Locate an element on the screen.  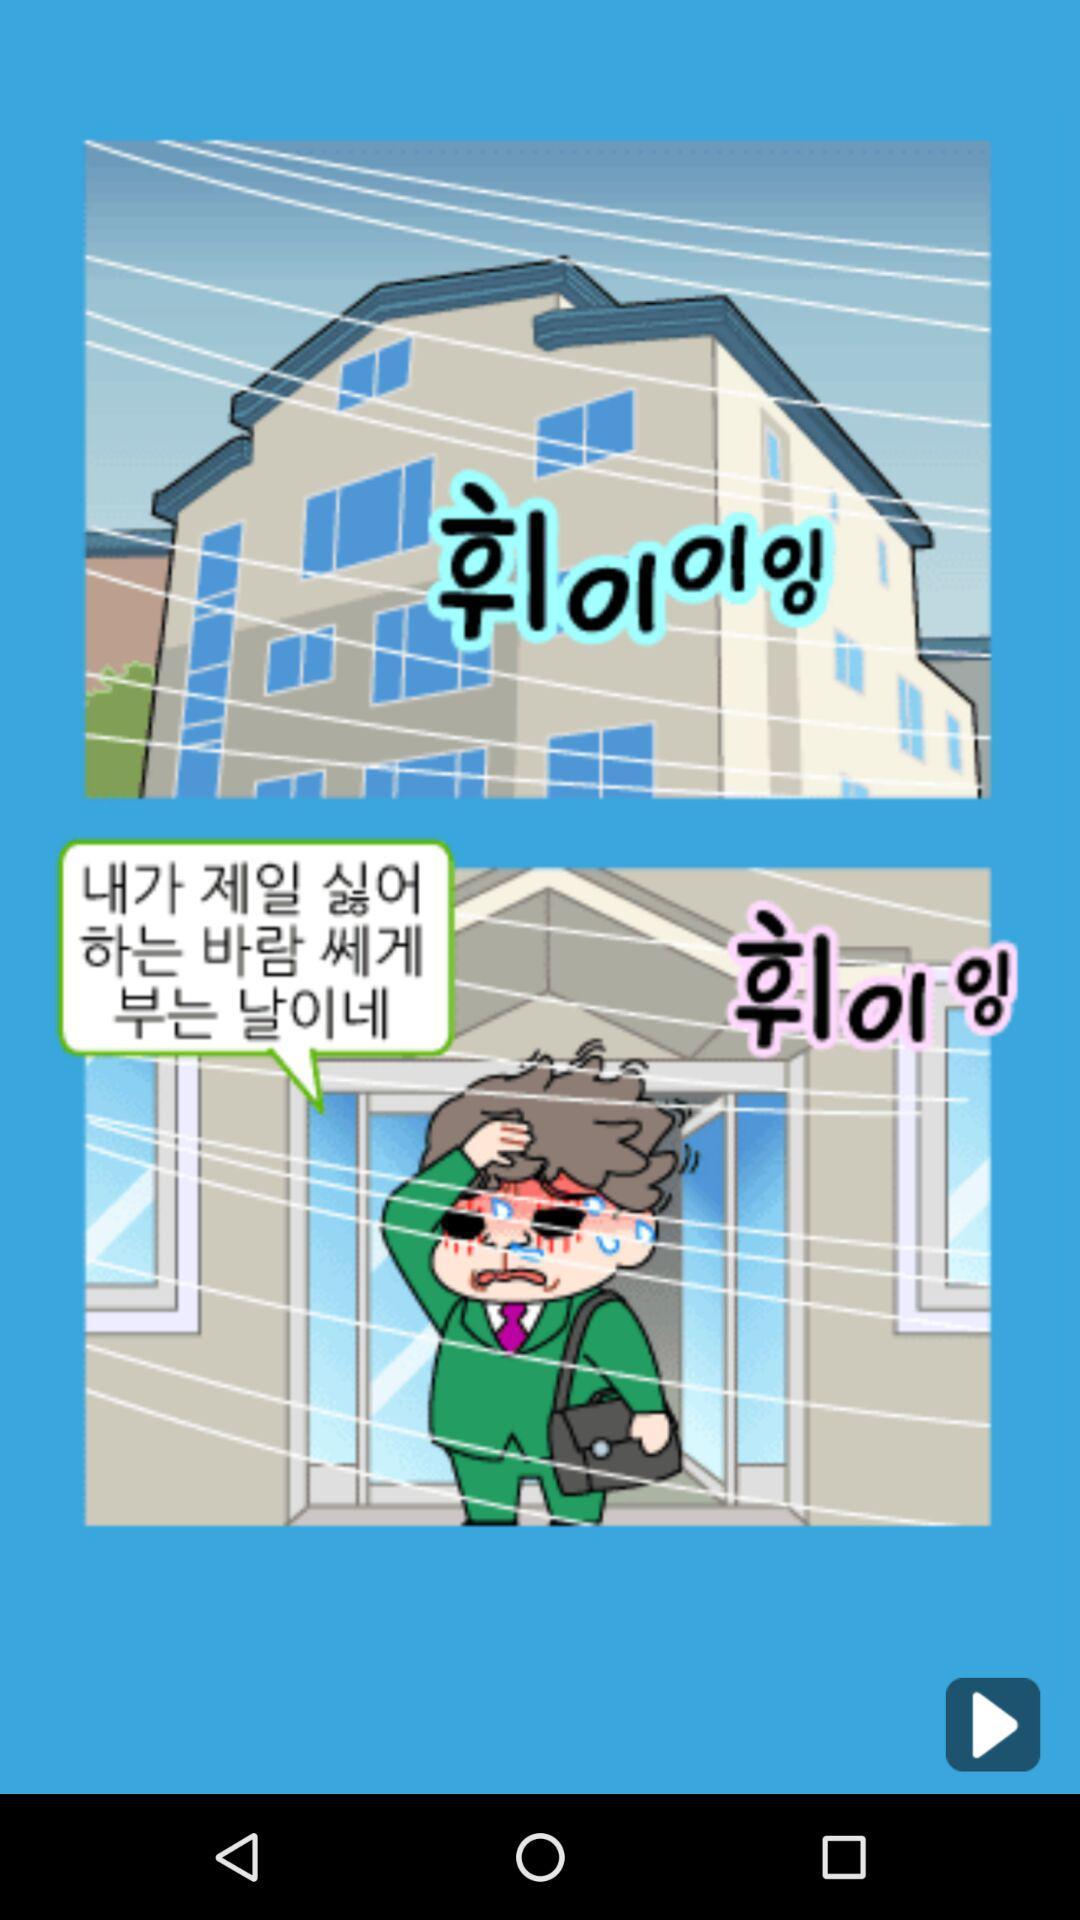
the play icon is located at coordinates (992, 1844).